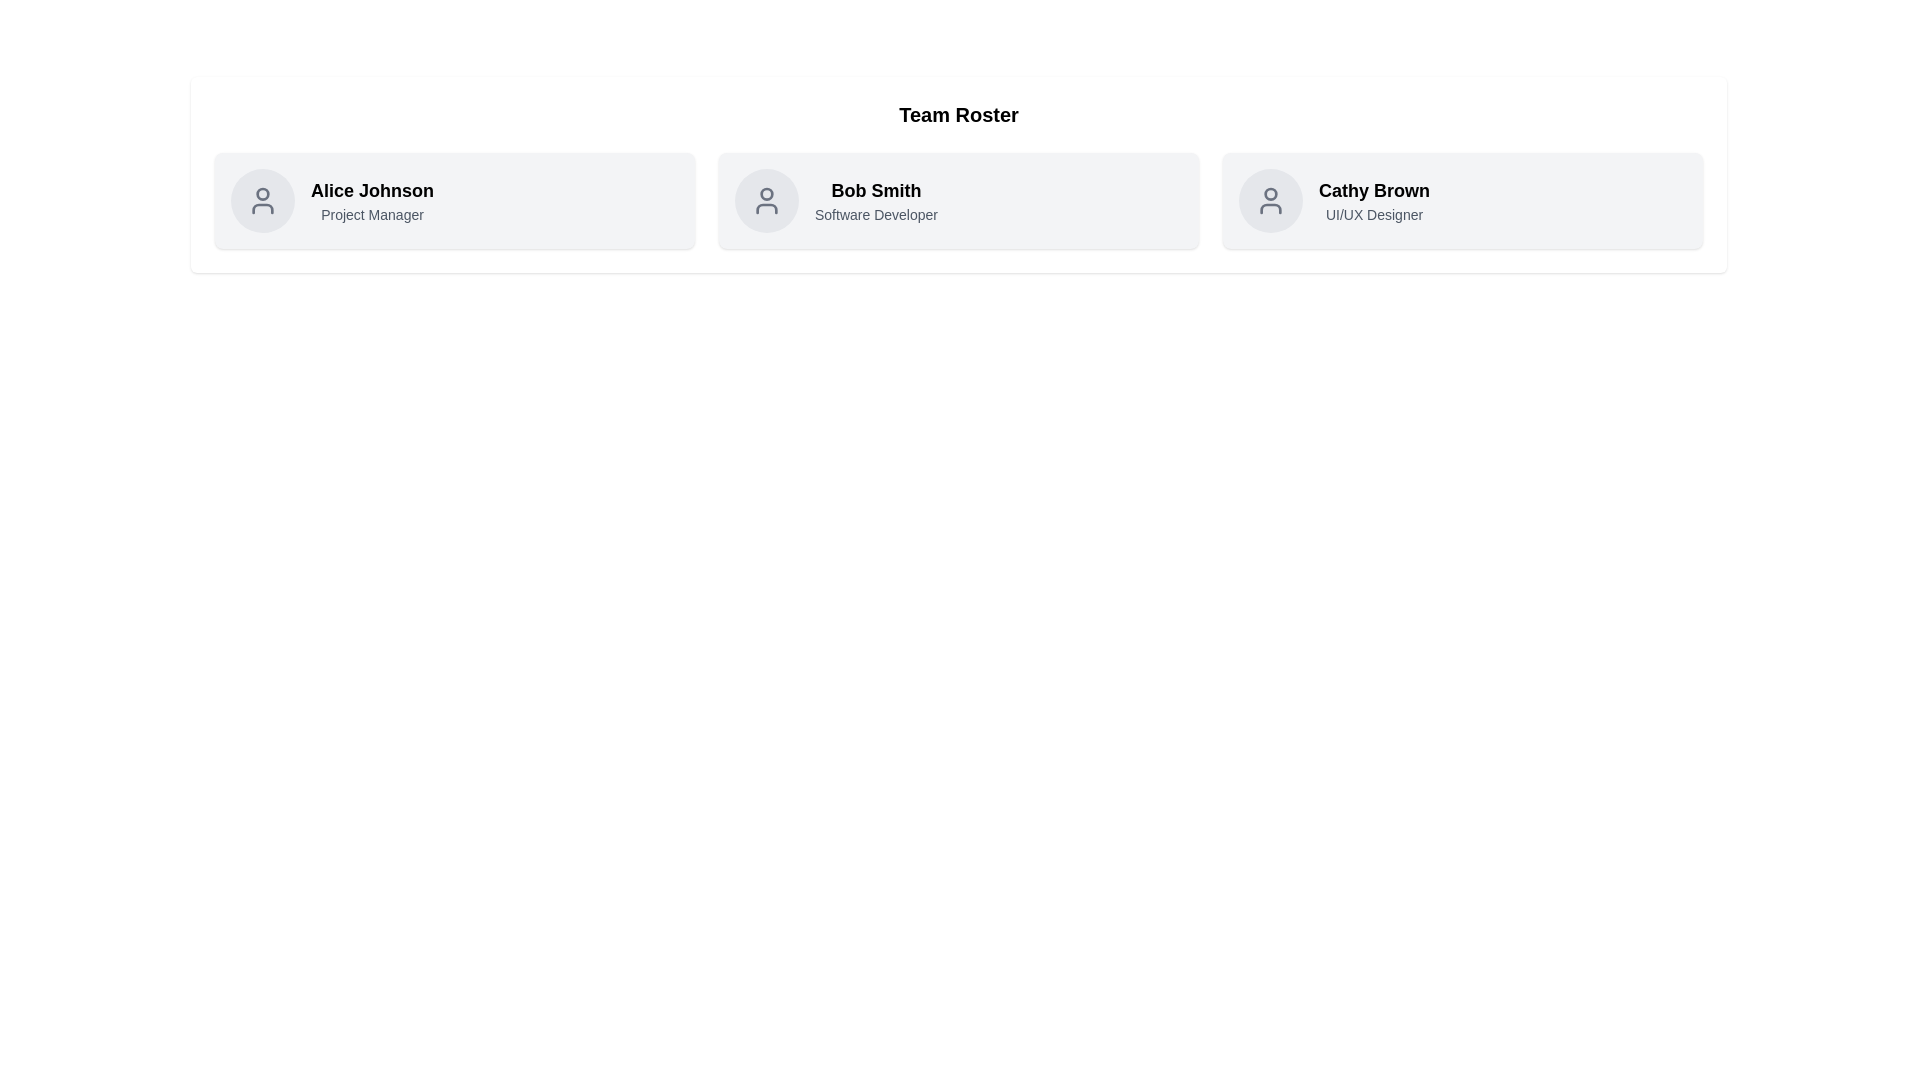  What do you see at coordinates (766, 193) in the screenshot?
I see `the decorative circle in the user profile icon for 'Bob Smith - Software Developer'` at bounding box center [766, 193].